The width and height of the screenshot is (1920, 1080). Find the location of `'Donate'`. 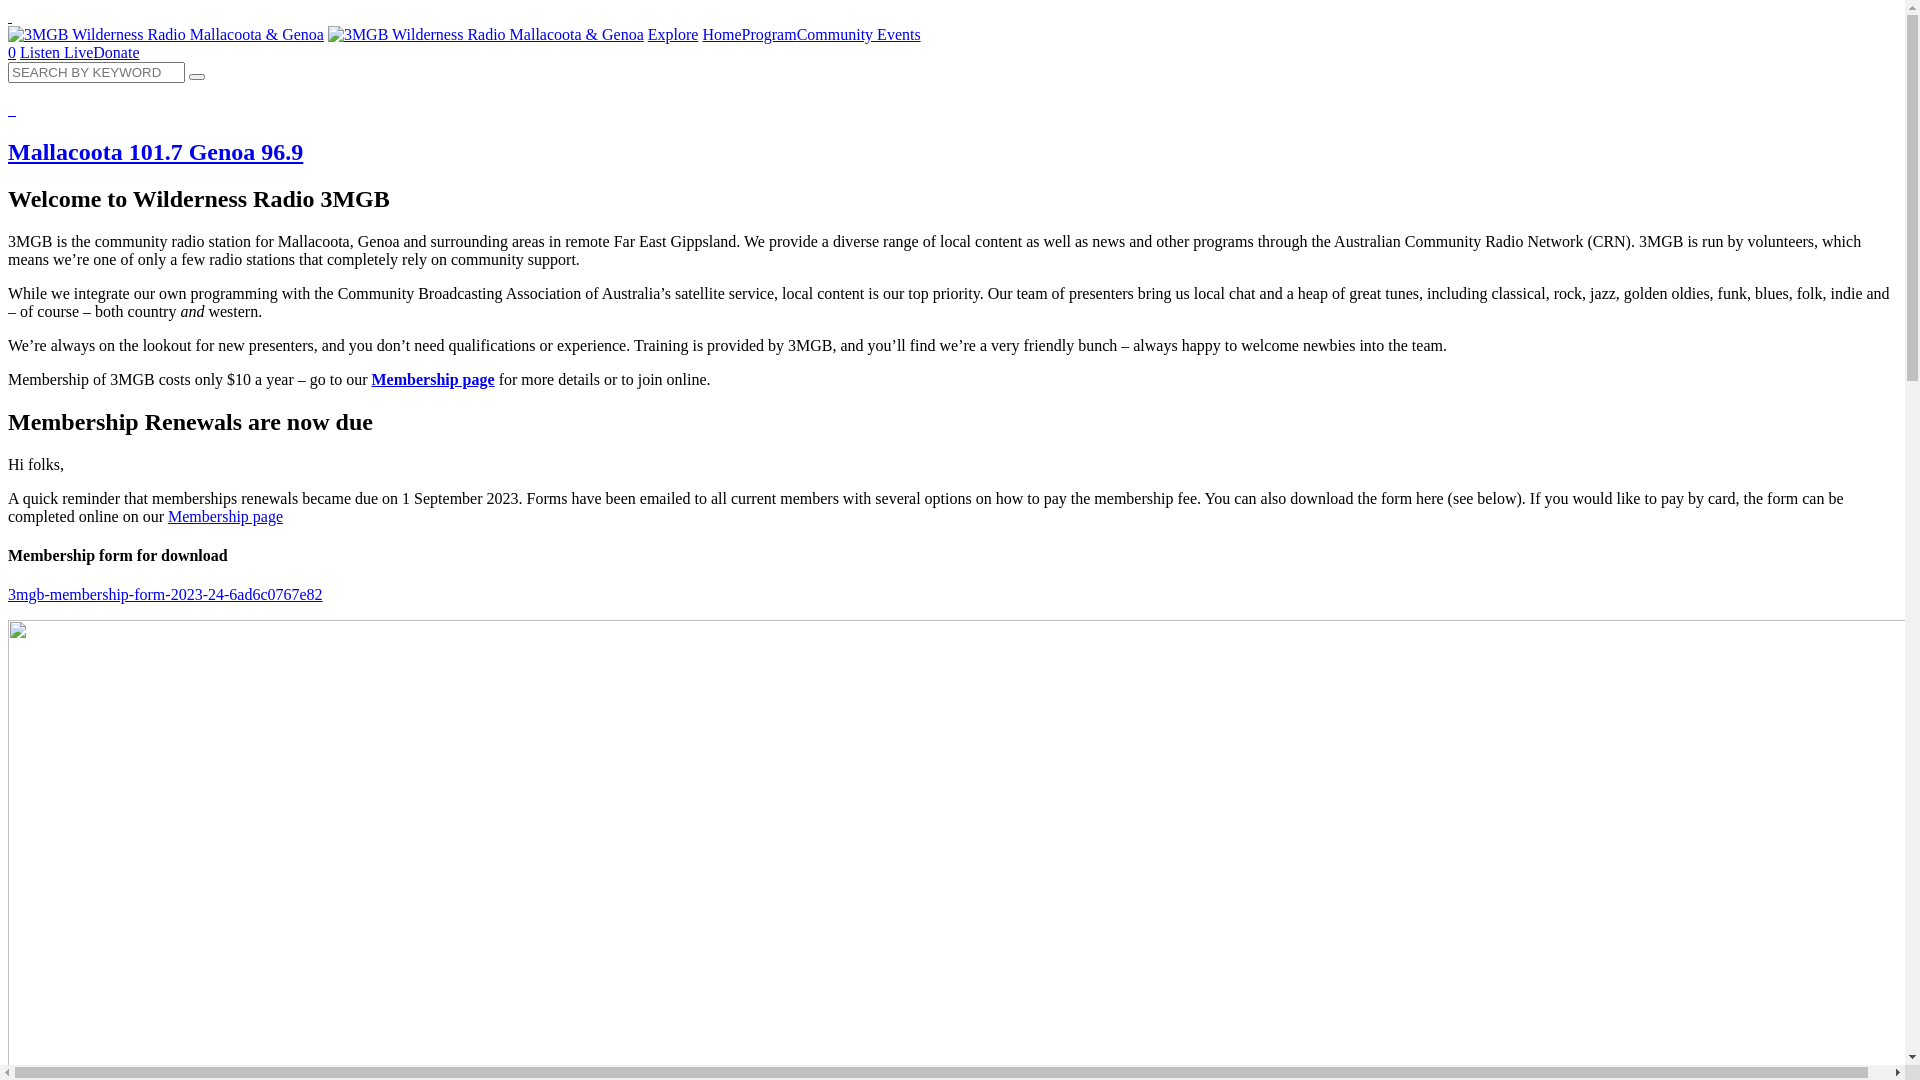

'Donate' is located at coordinates (114, 51).